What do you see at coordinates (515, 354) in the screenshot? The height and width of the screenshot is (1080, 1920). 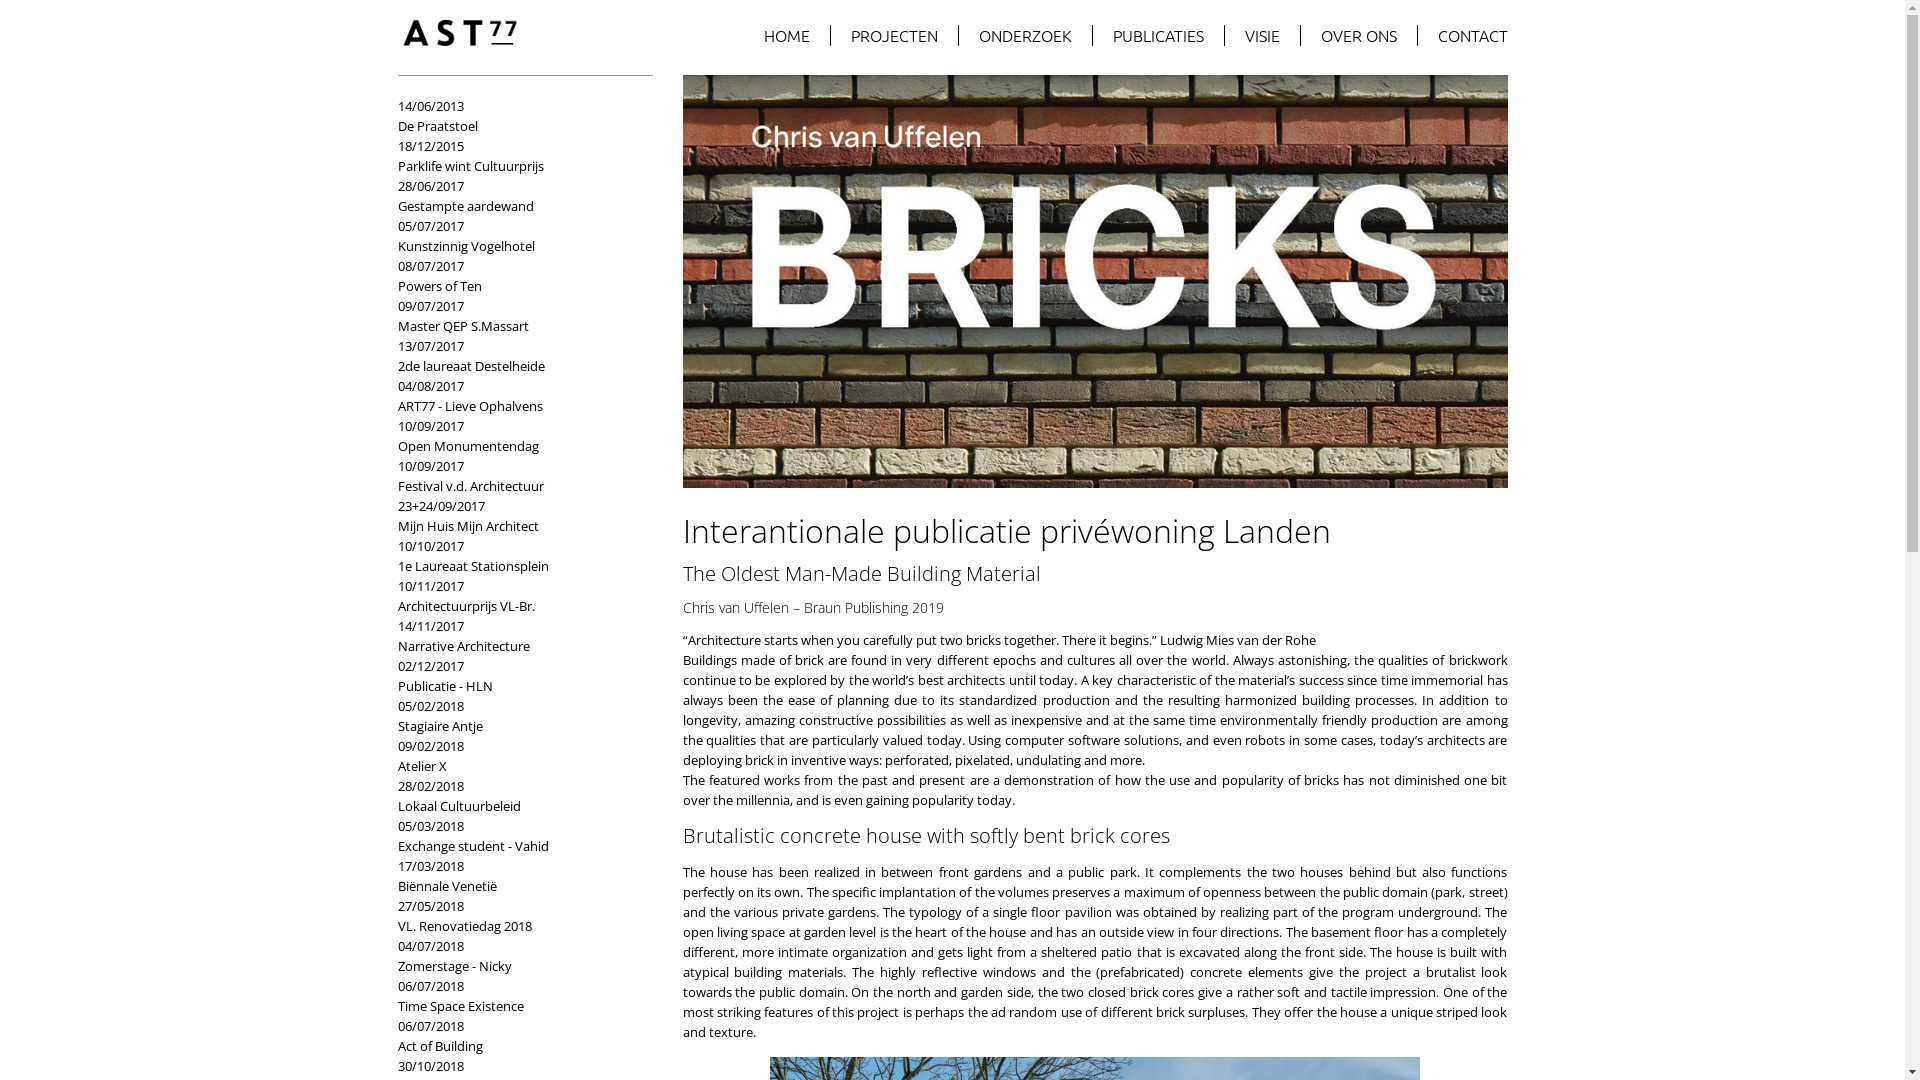 I see `'13/07/2017` at bounding box center [515, 354].